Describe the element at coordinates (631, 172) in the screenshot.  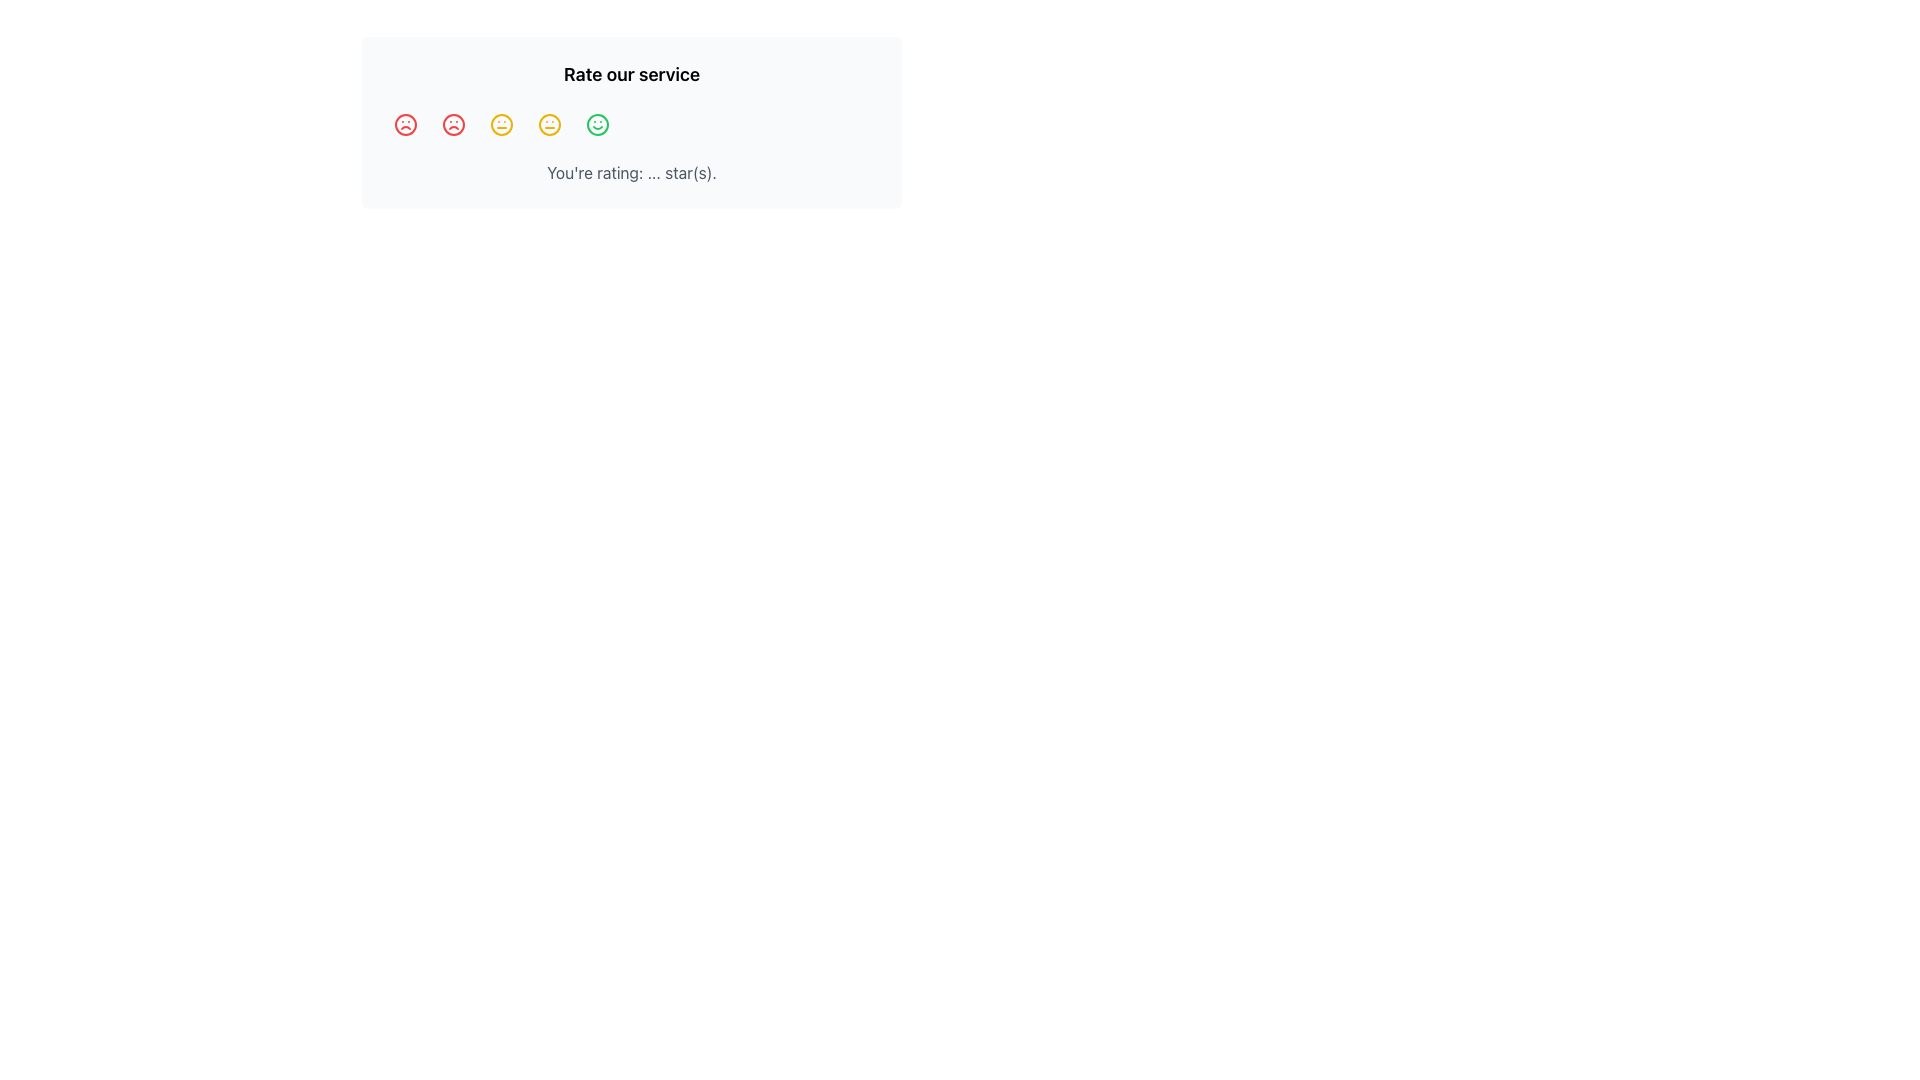
I see `the text label element that displays the user's current rating selection, located below the rating options in the 'Rate our service' section` at that location.